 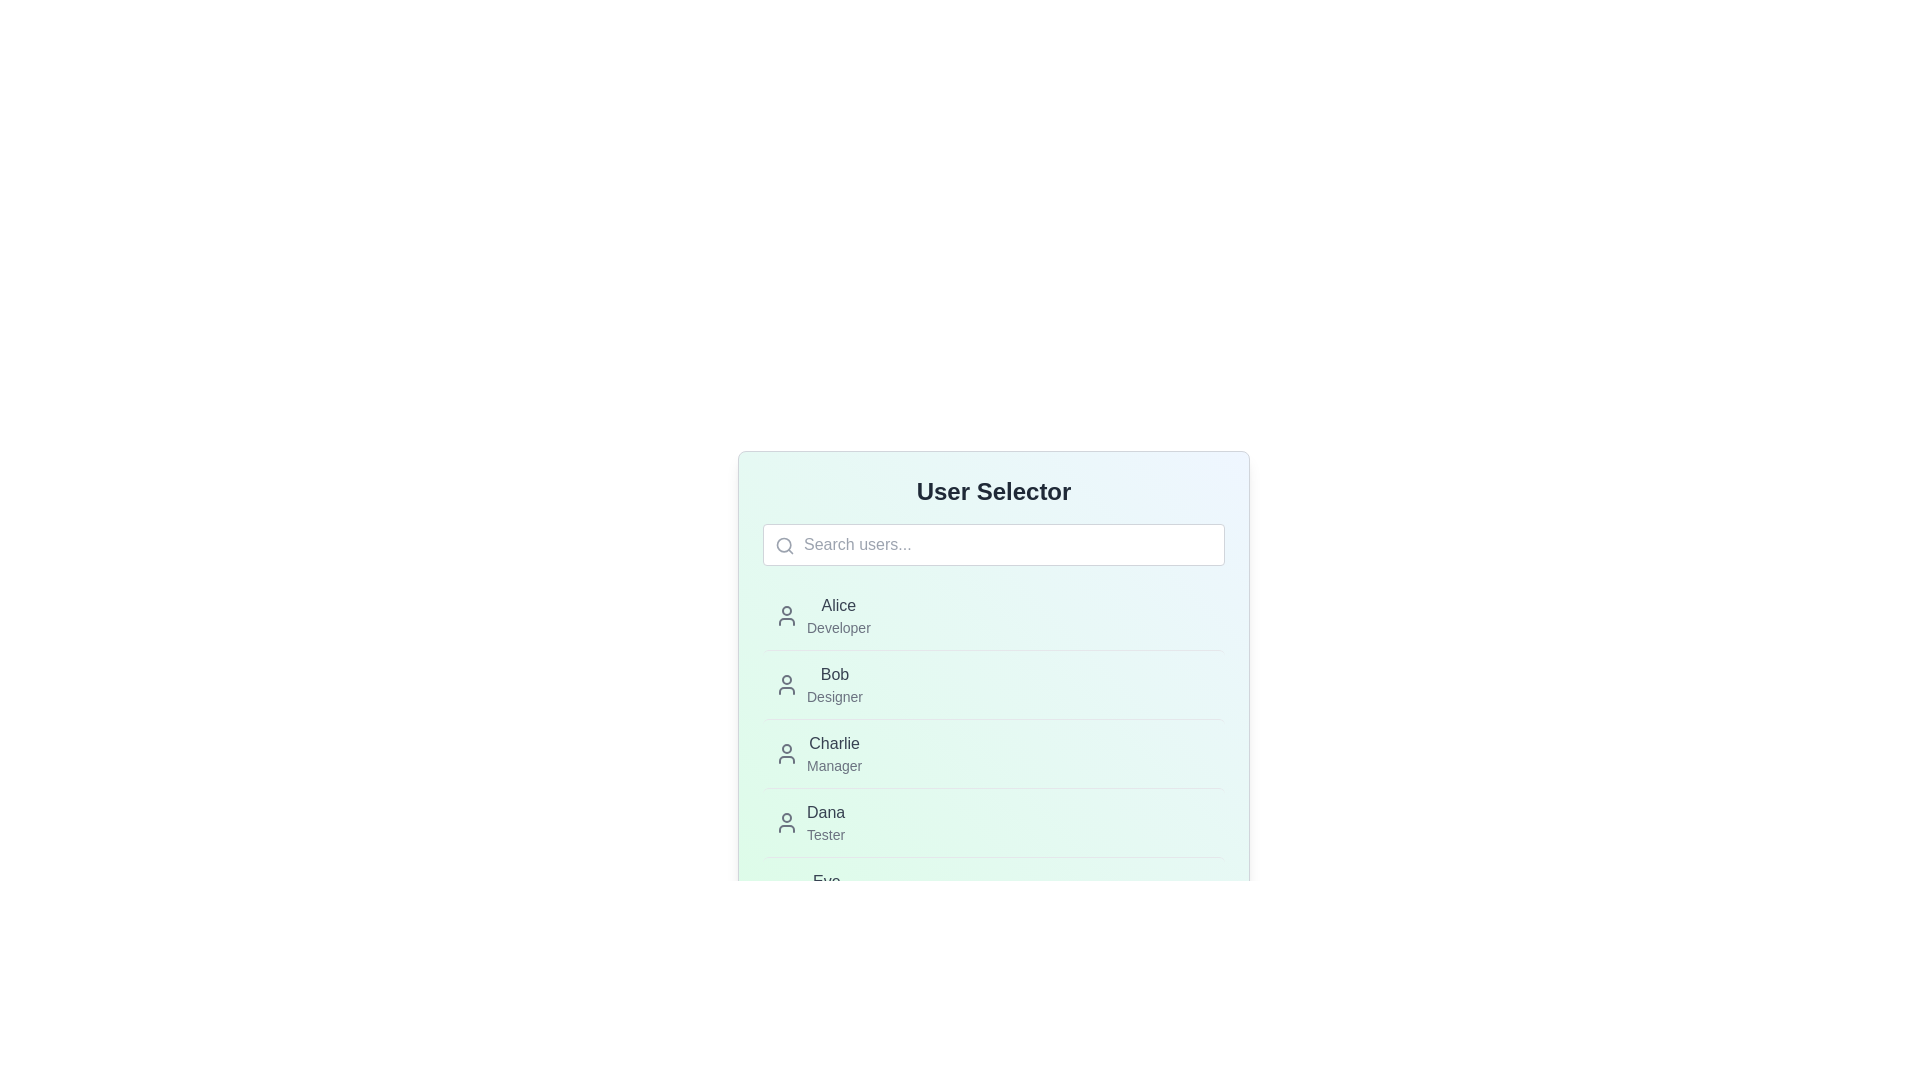 I want to click on to select the user 'Bob' from the list item that features a user icon with a gray outline and the text 'Bob' in bold followed by 'Designer' in a smaller font, so click(x=819, y=684).